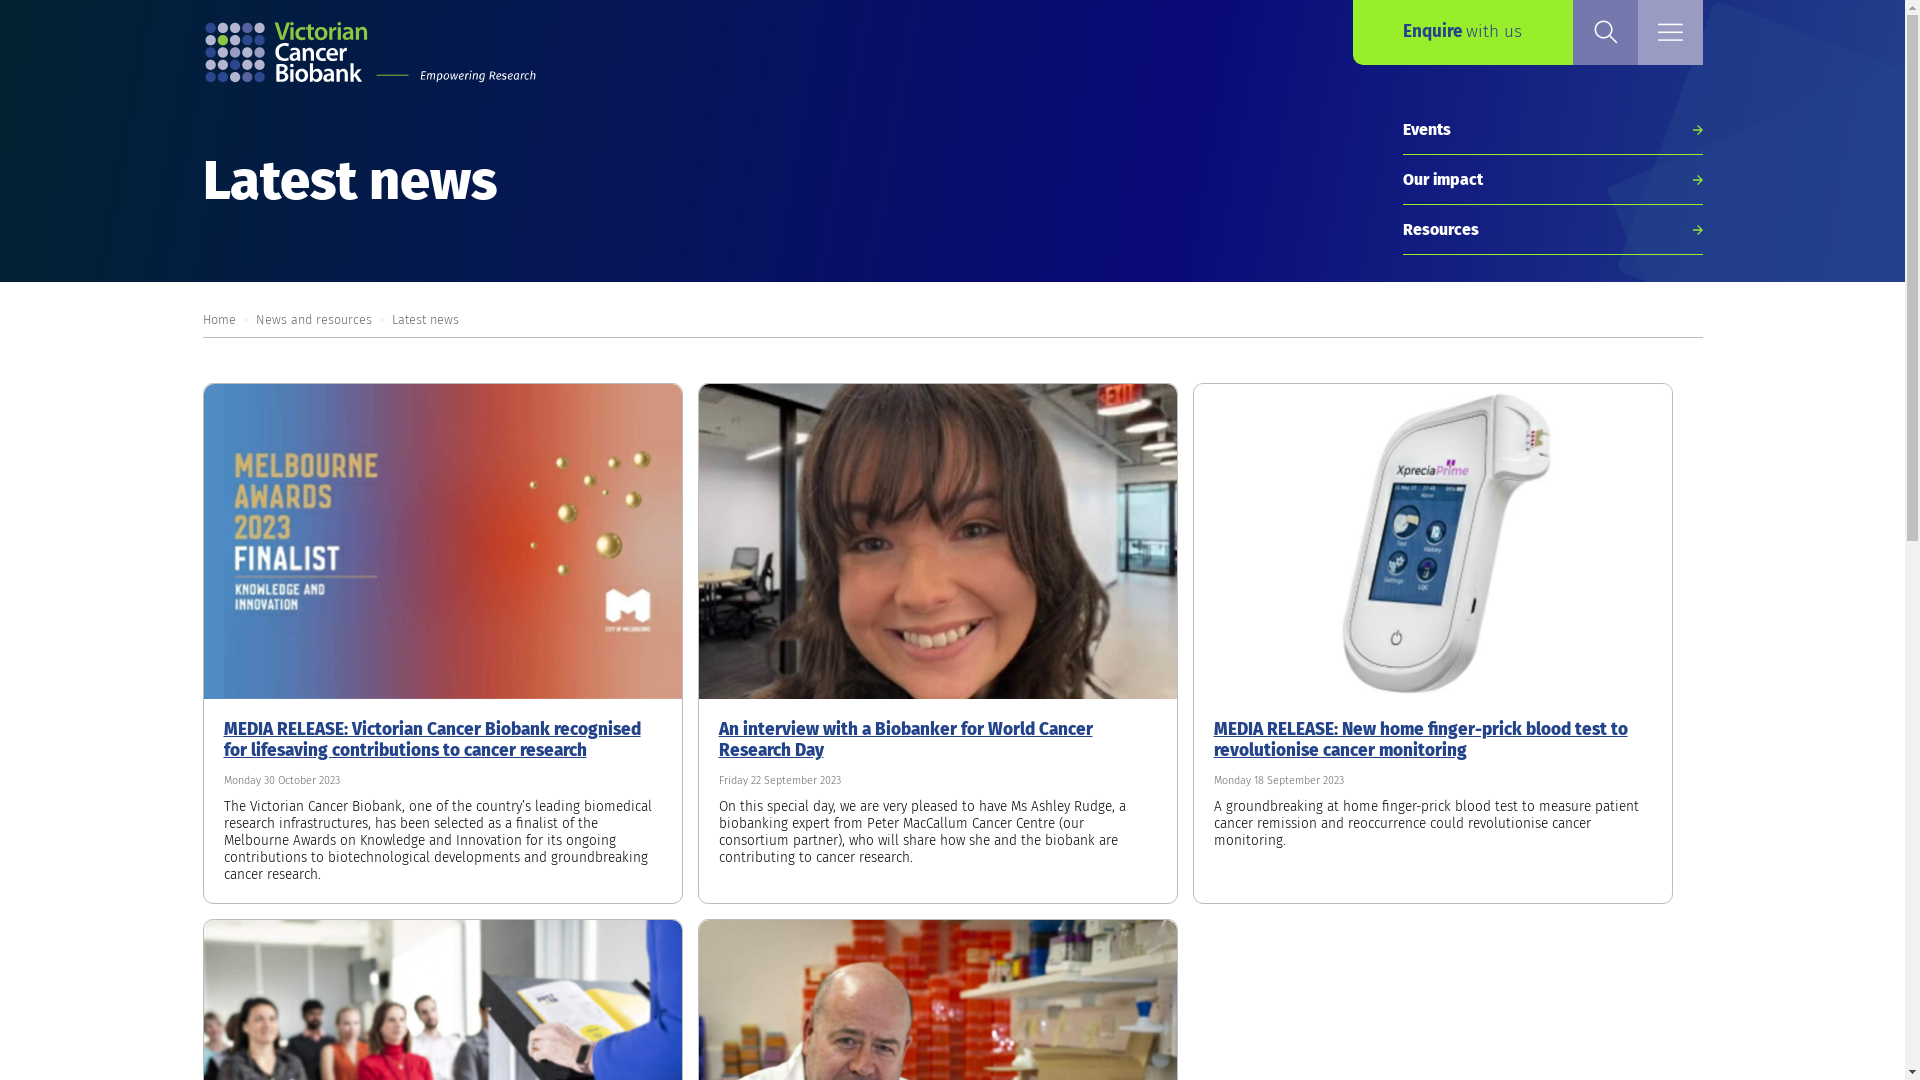  What do you see at coordinates (1462, 32) in the screenshot?
I see `'Enquire with us'` at bounding box center [1462, 32].